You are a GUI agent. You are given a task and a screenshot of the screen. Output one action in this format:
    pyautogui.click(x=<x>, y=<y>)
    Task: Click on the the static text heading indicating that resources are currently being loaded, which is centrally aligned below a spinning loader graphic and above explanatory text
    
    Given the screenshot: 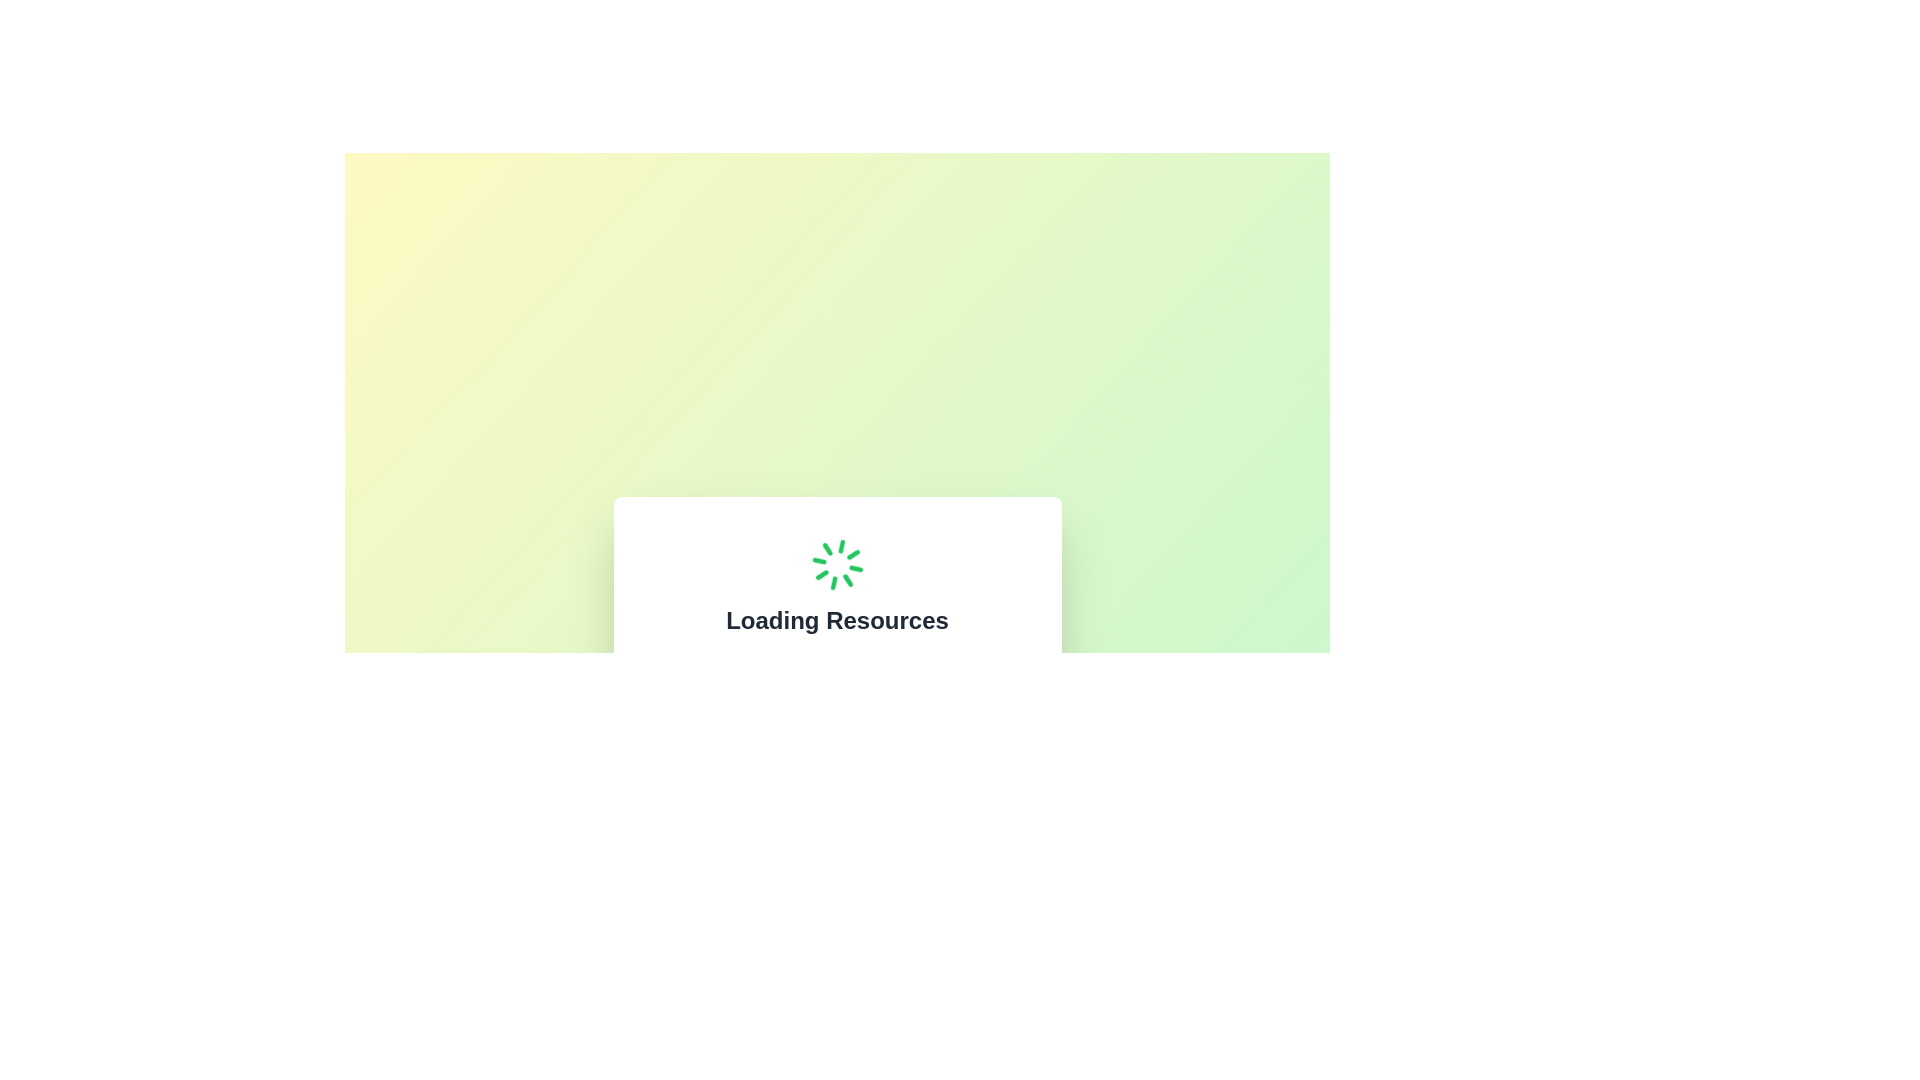 What is the action you would take?
    pyautogui.click(x=837, y=620)
    